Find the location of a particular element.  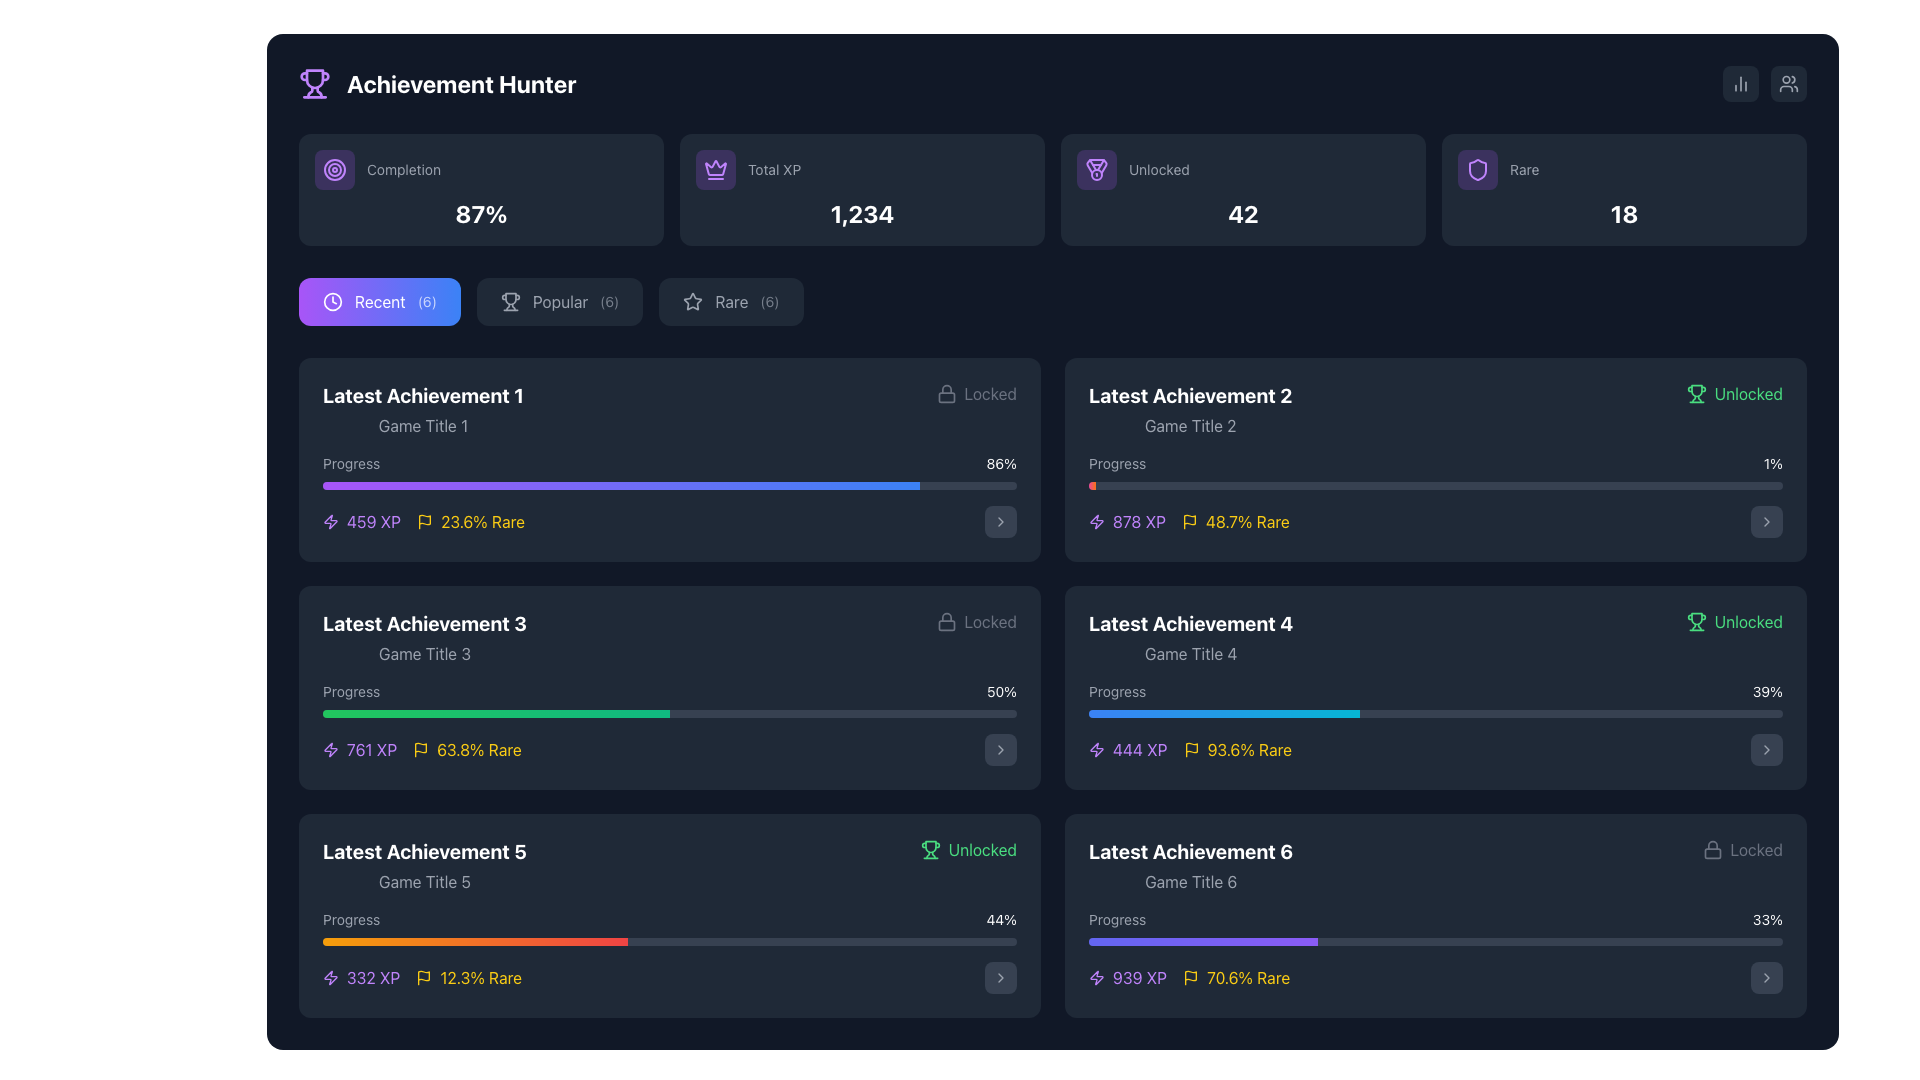

the associated icons within the Achievement card located in the middle-left section of the grid layout, specifically the third card from the top in the left column is located at coordinates (670, 686).